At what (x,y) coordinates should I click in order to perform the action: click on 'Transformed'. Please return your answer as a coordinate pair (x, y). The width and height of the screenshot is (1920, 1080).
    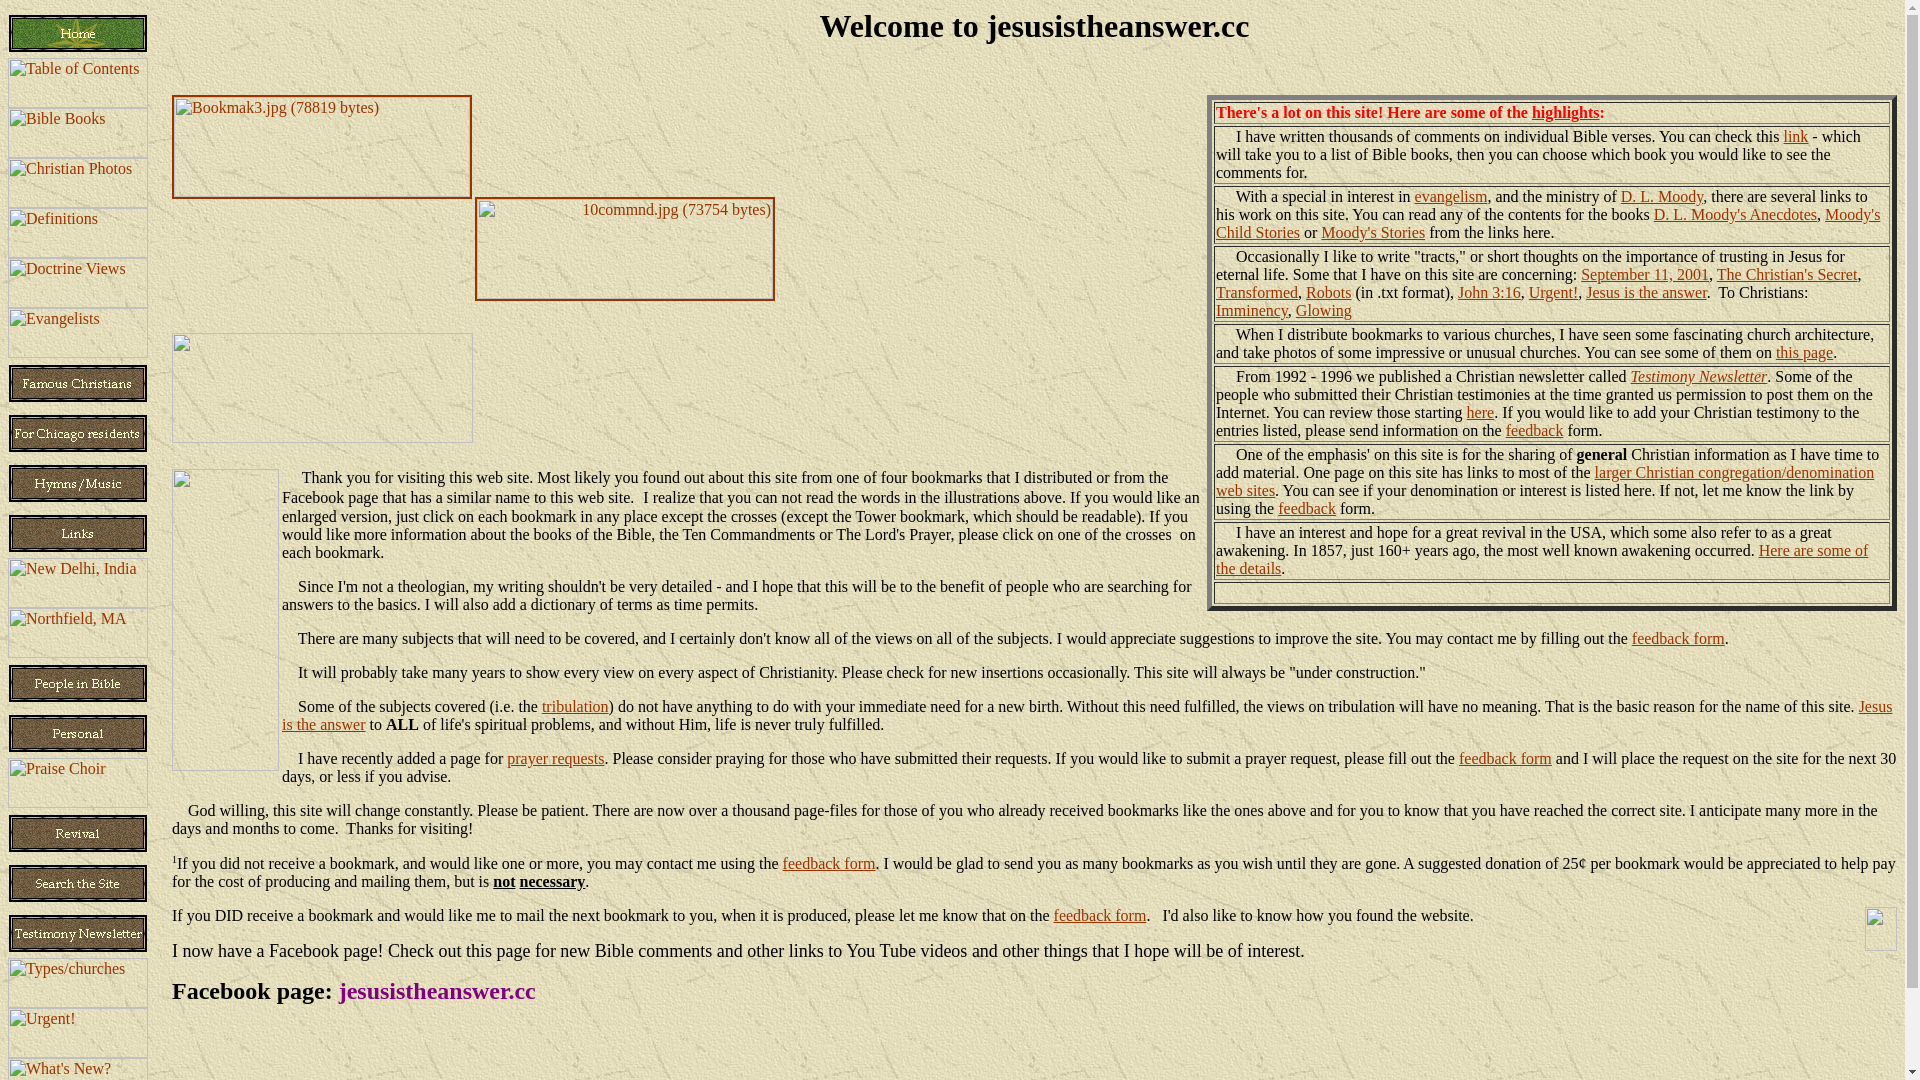
    Looking at the image, I should click on (1256, 292).